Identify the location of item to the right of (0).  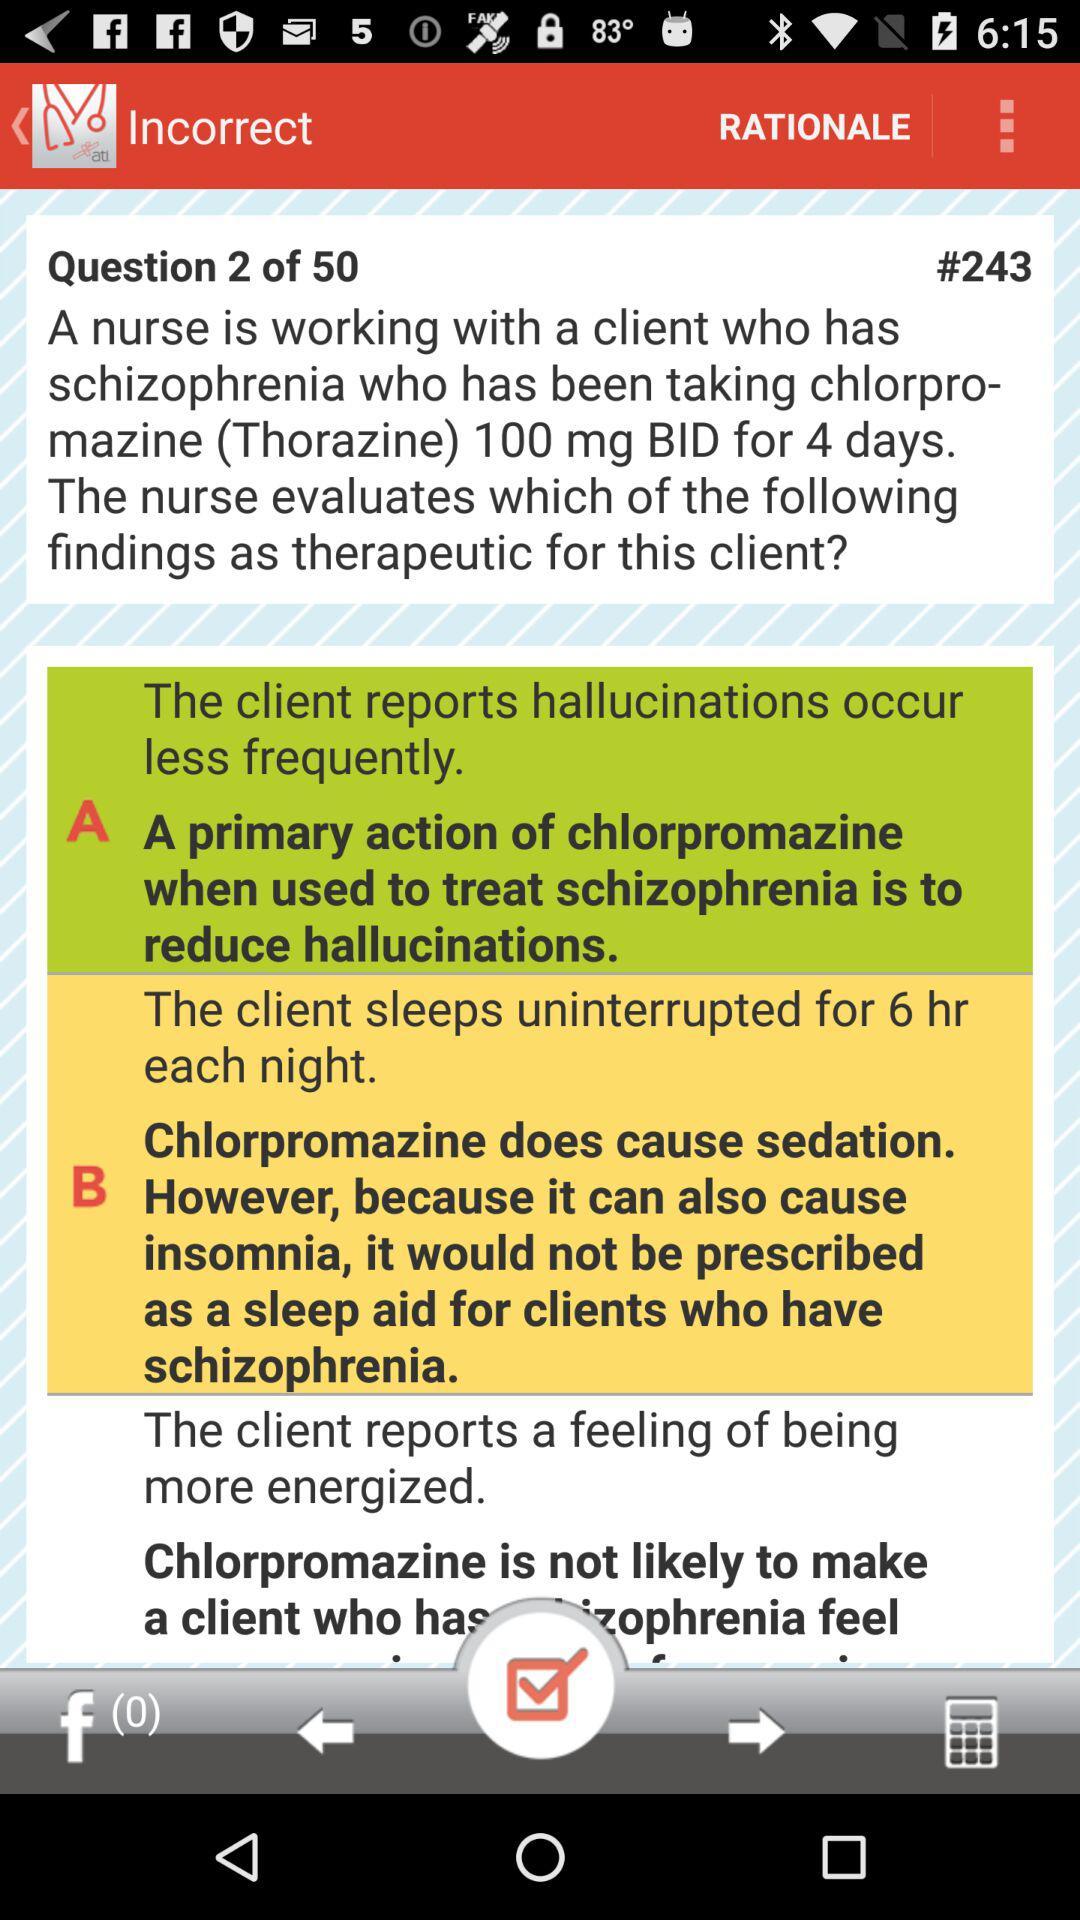
(323, 1730).